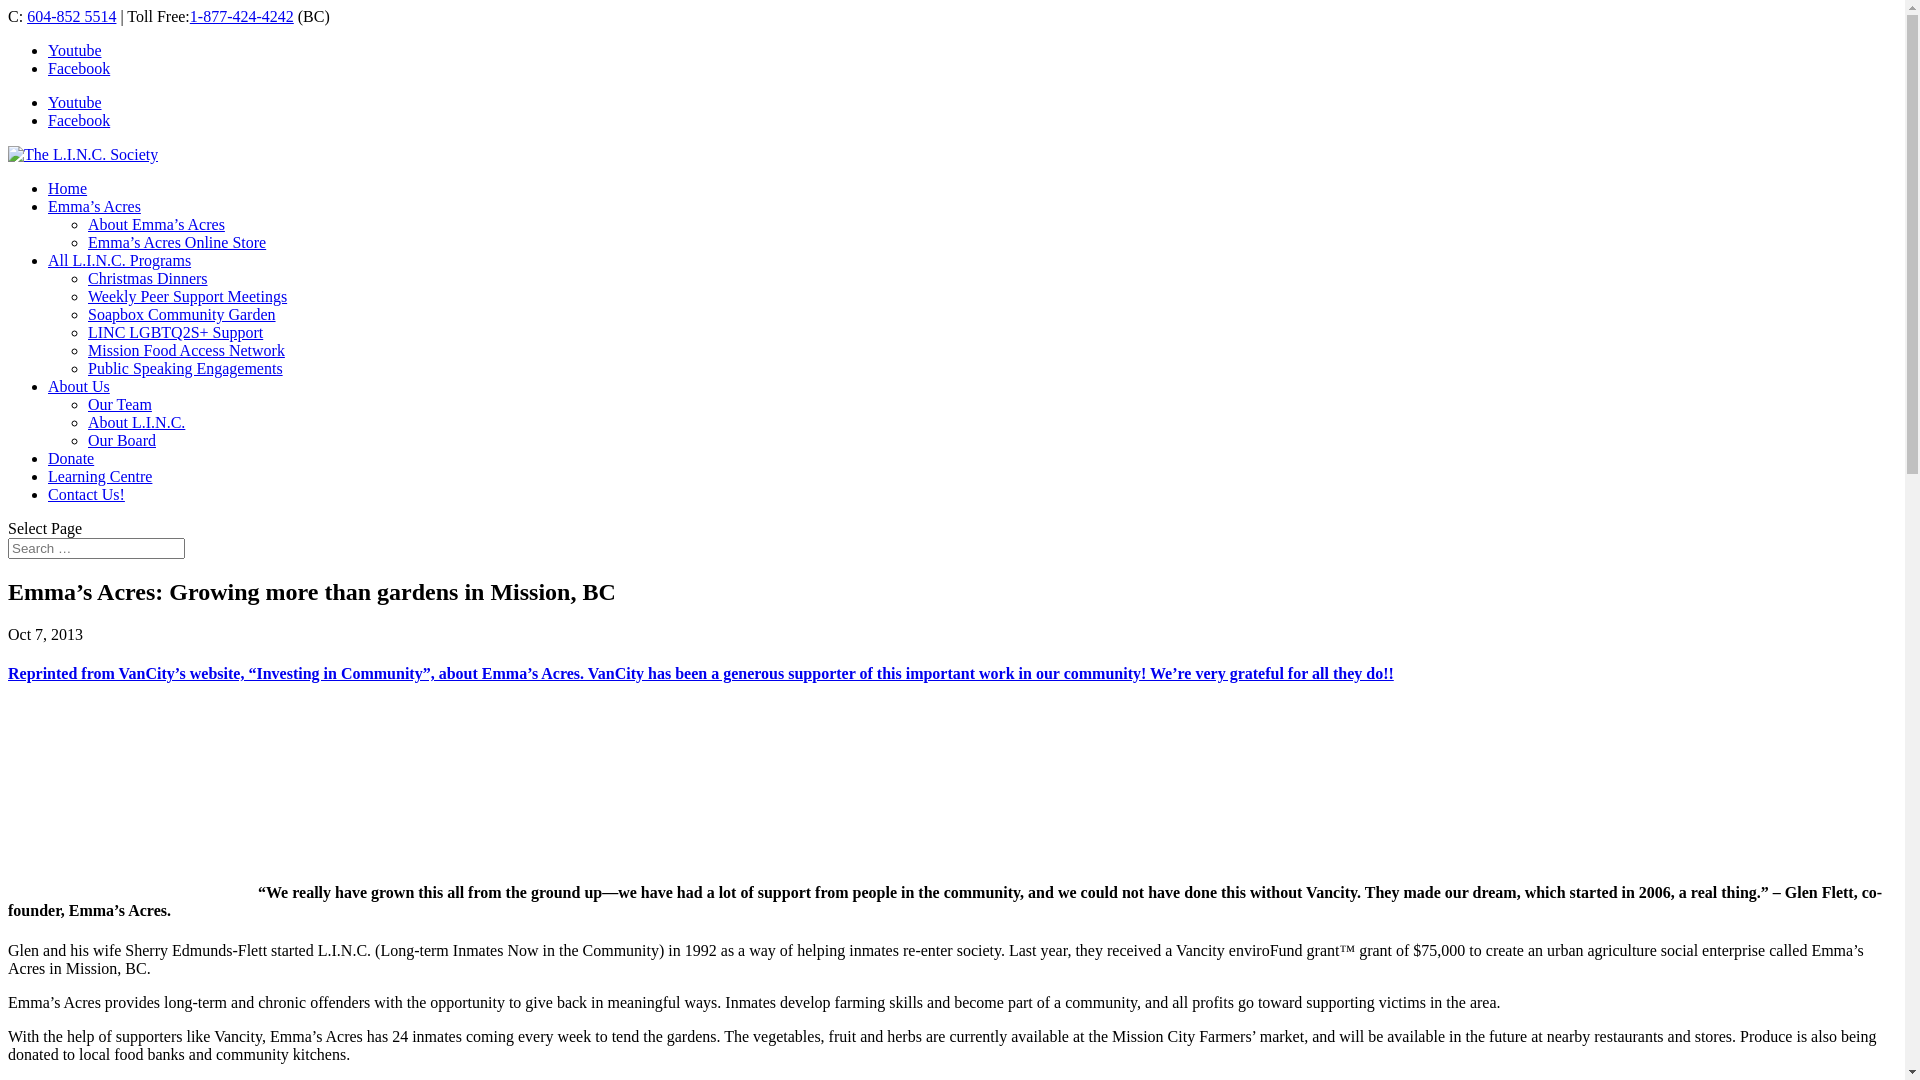 This screenshot has width=1920, height=1080. What do you see at coordinates (187, 296) in the screenshot?
I see `'Weekly Peer Support Meetings'` at bounding box center [187, 296].